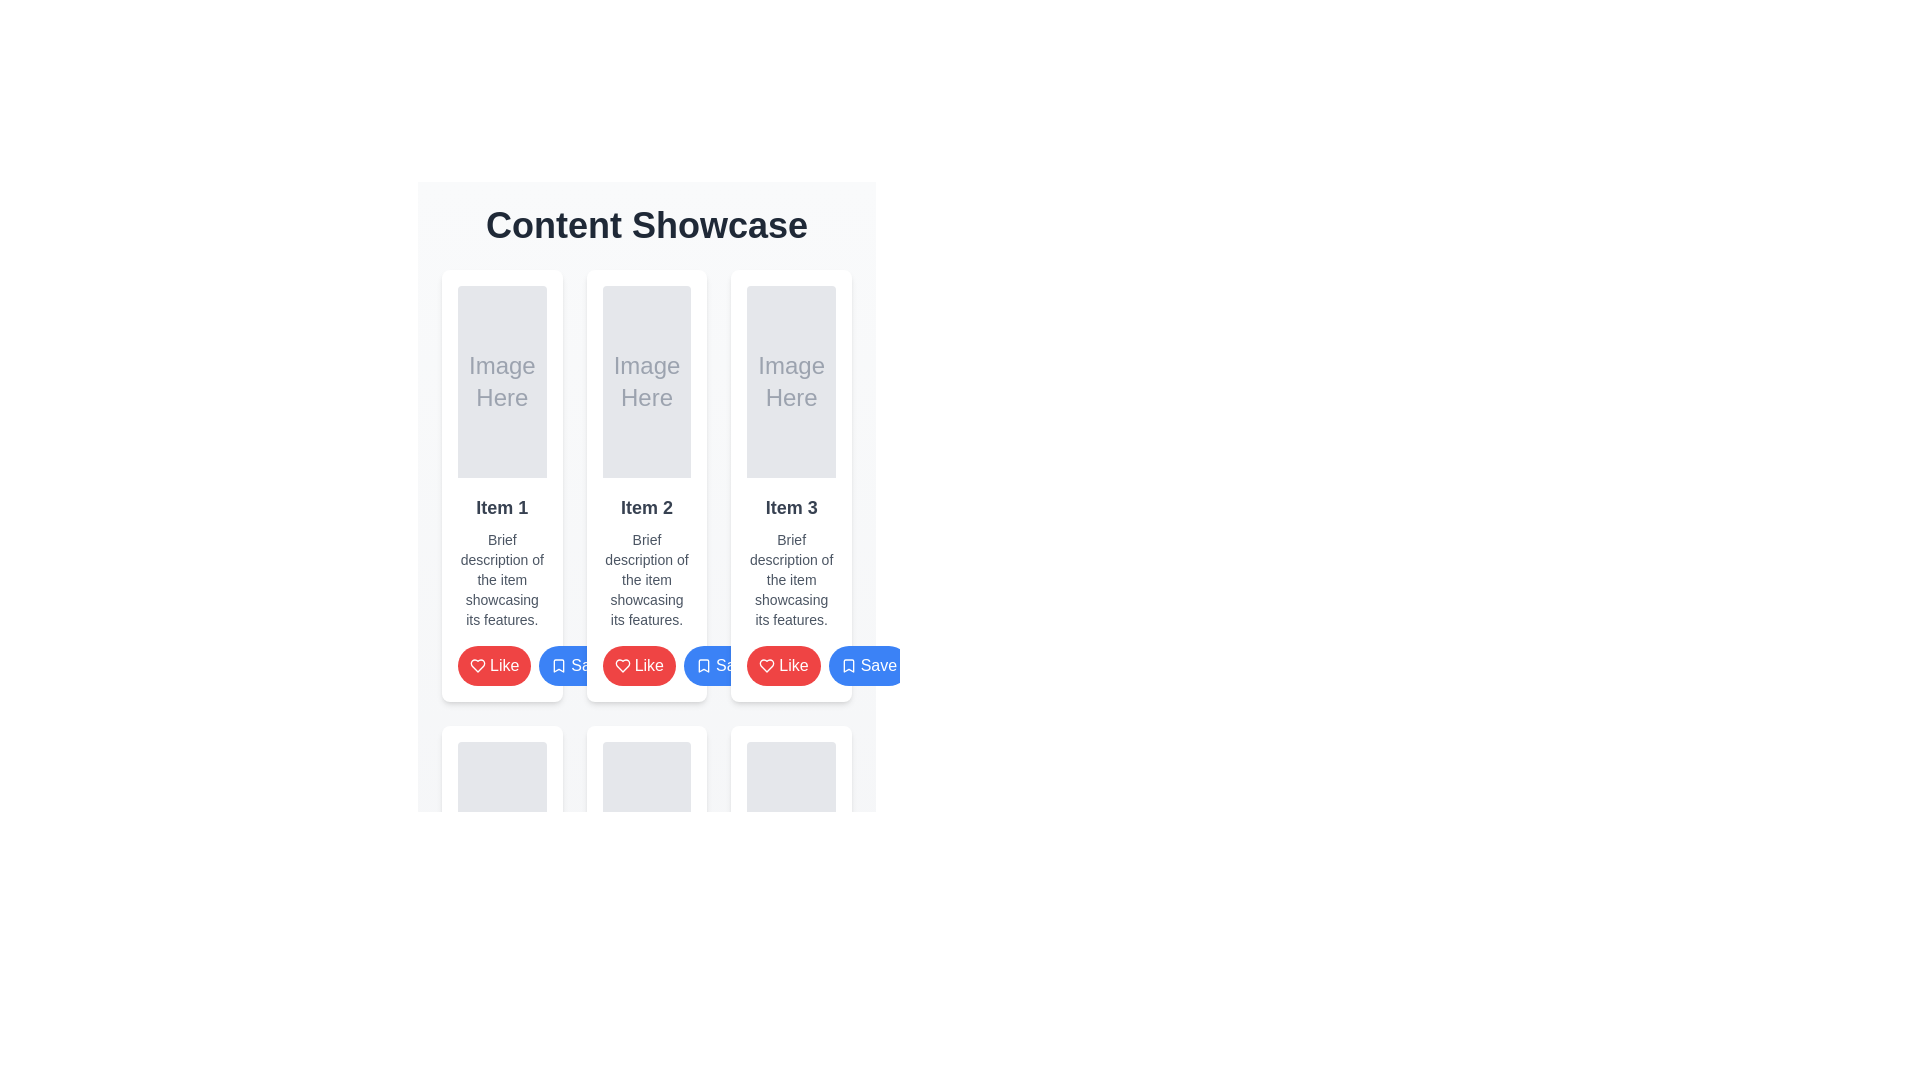  Describe the element at coordinates (790, 579) in the screenshot. I see `the text descriptor located below the title 'Item 3' in the third card of the collection, which provides a concise overview of its features` at that location.